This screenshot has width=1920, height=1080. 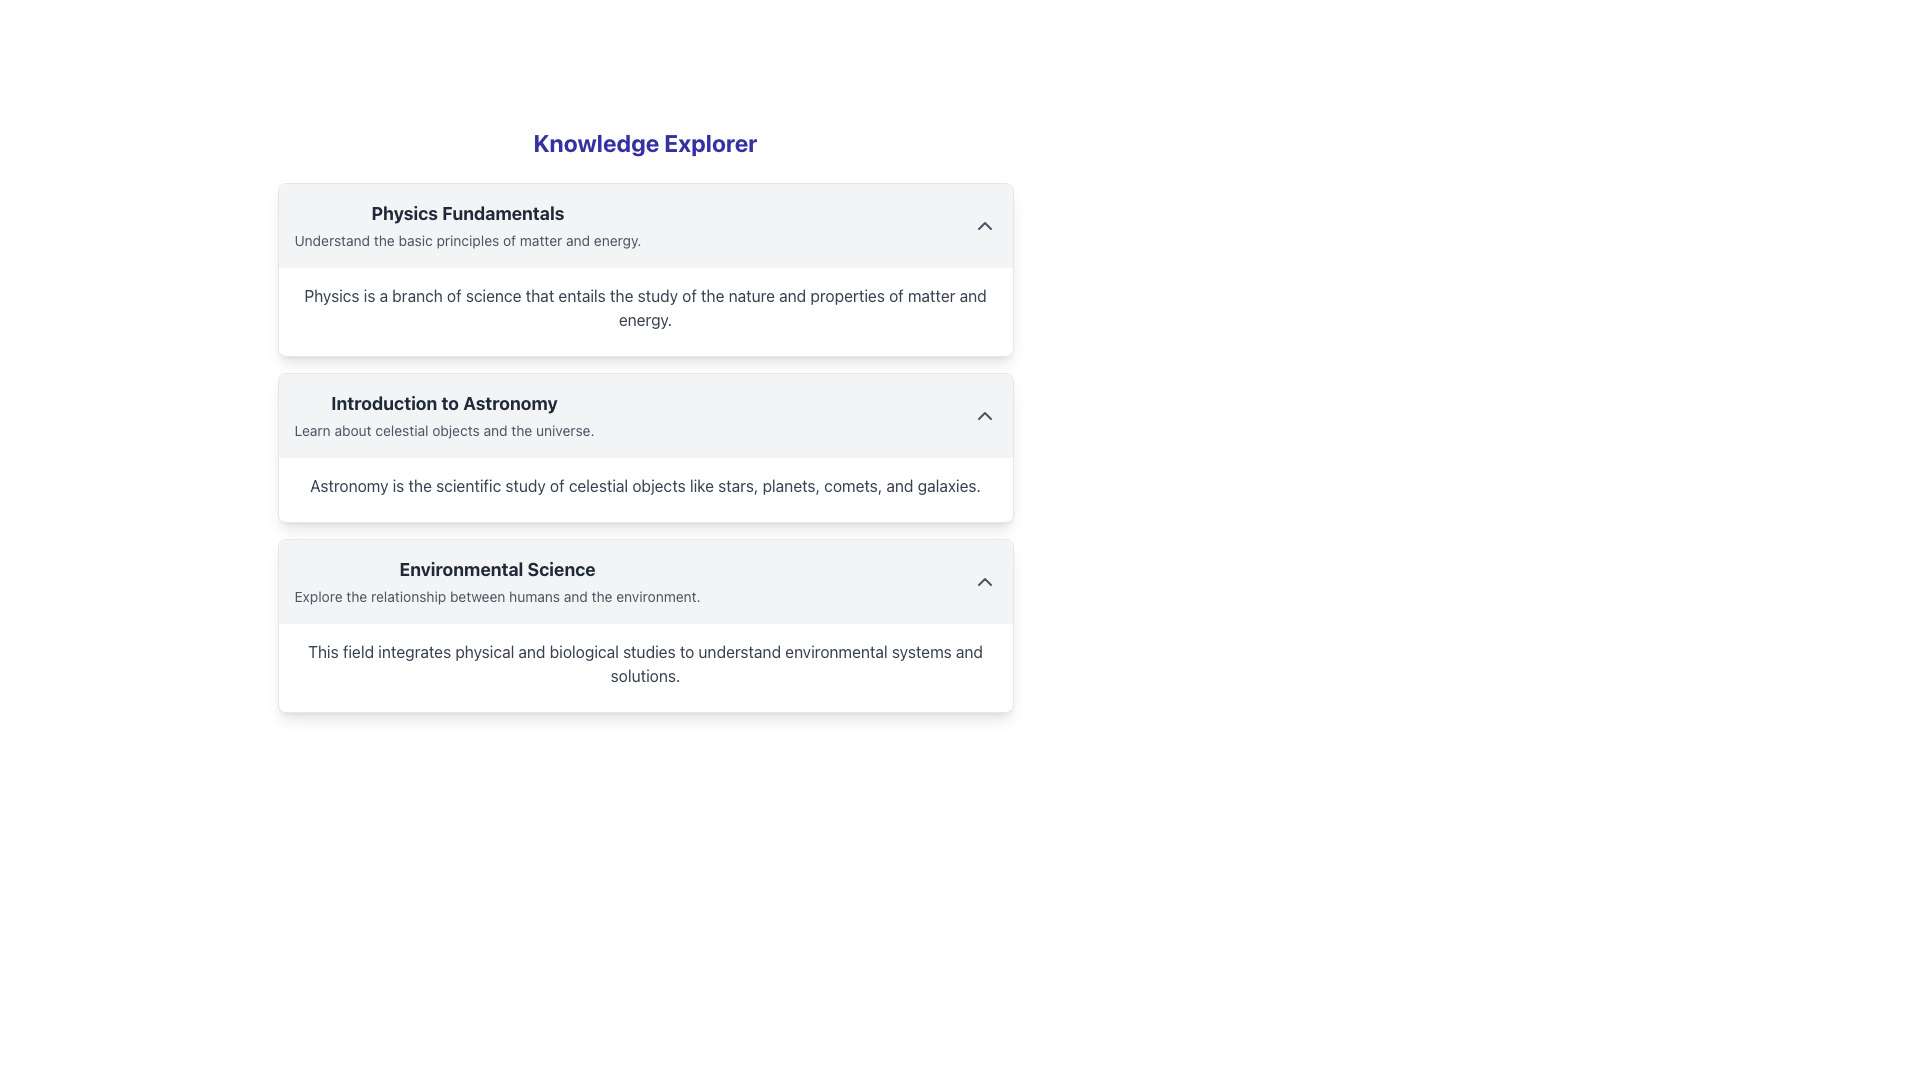 I want to click on the 'Physics Fundamentals' informational card, which is a rectangular card with a white background and rounded corners, located in the 'Knowledge Explorer' section, so click(x=645, y=270).